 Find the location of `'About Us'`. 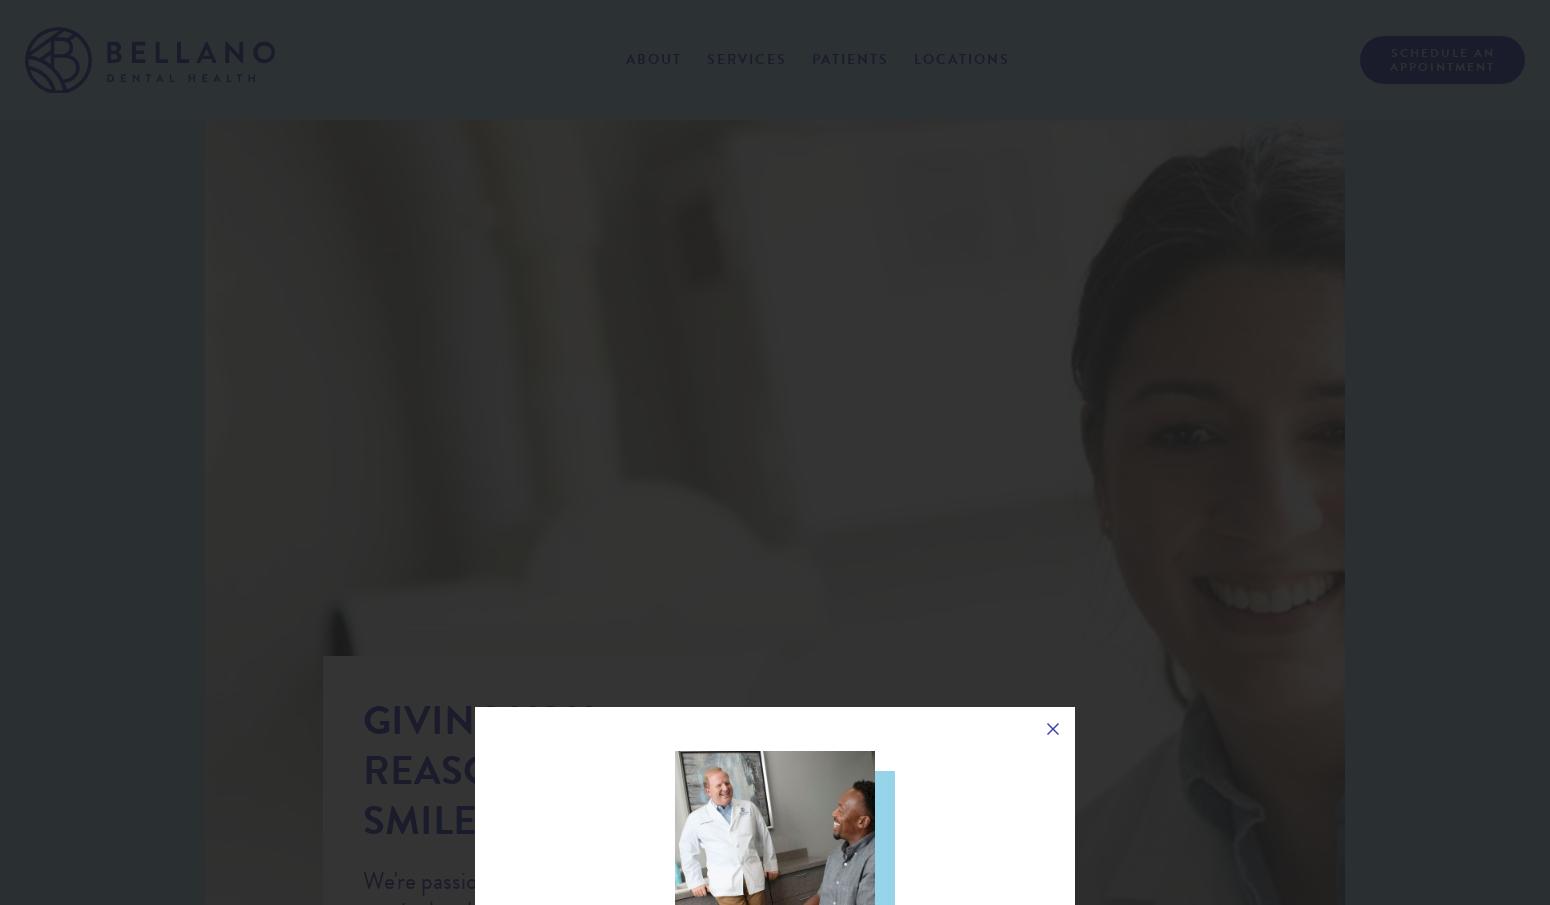

'About Us' is located at coordinates (689, 93).